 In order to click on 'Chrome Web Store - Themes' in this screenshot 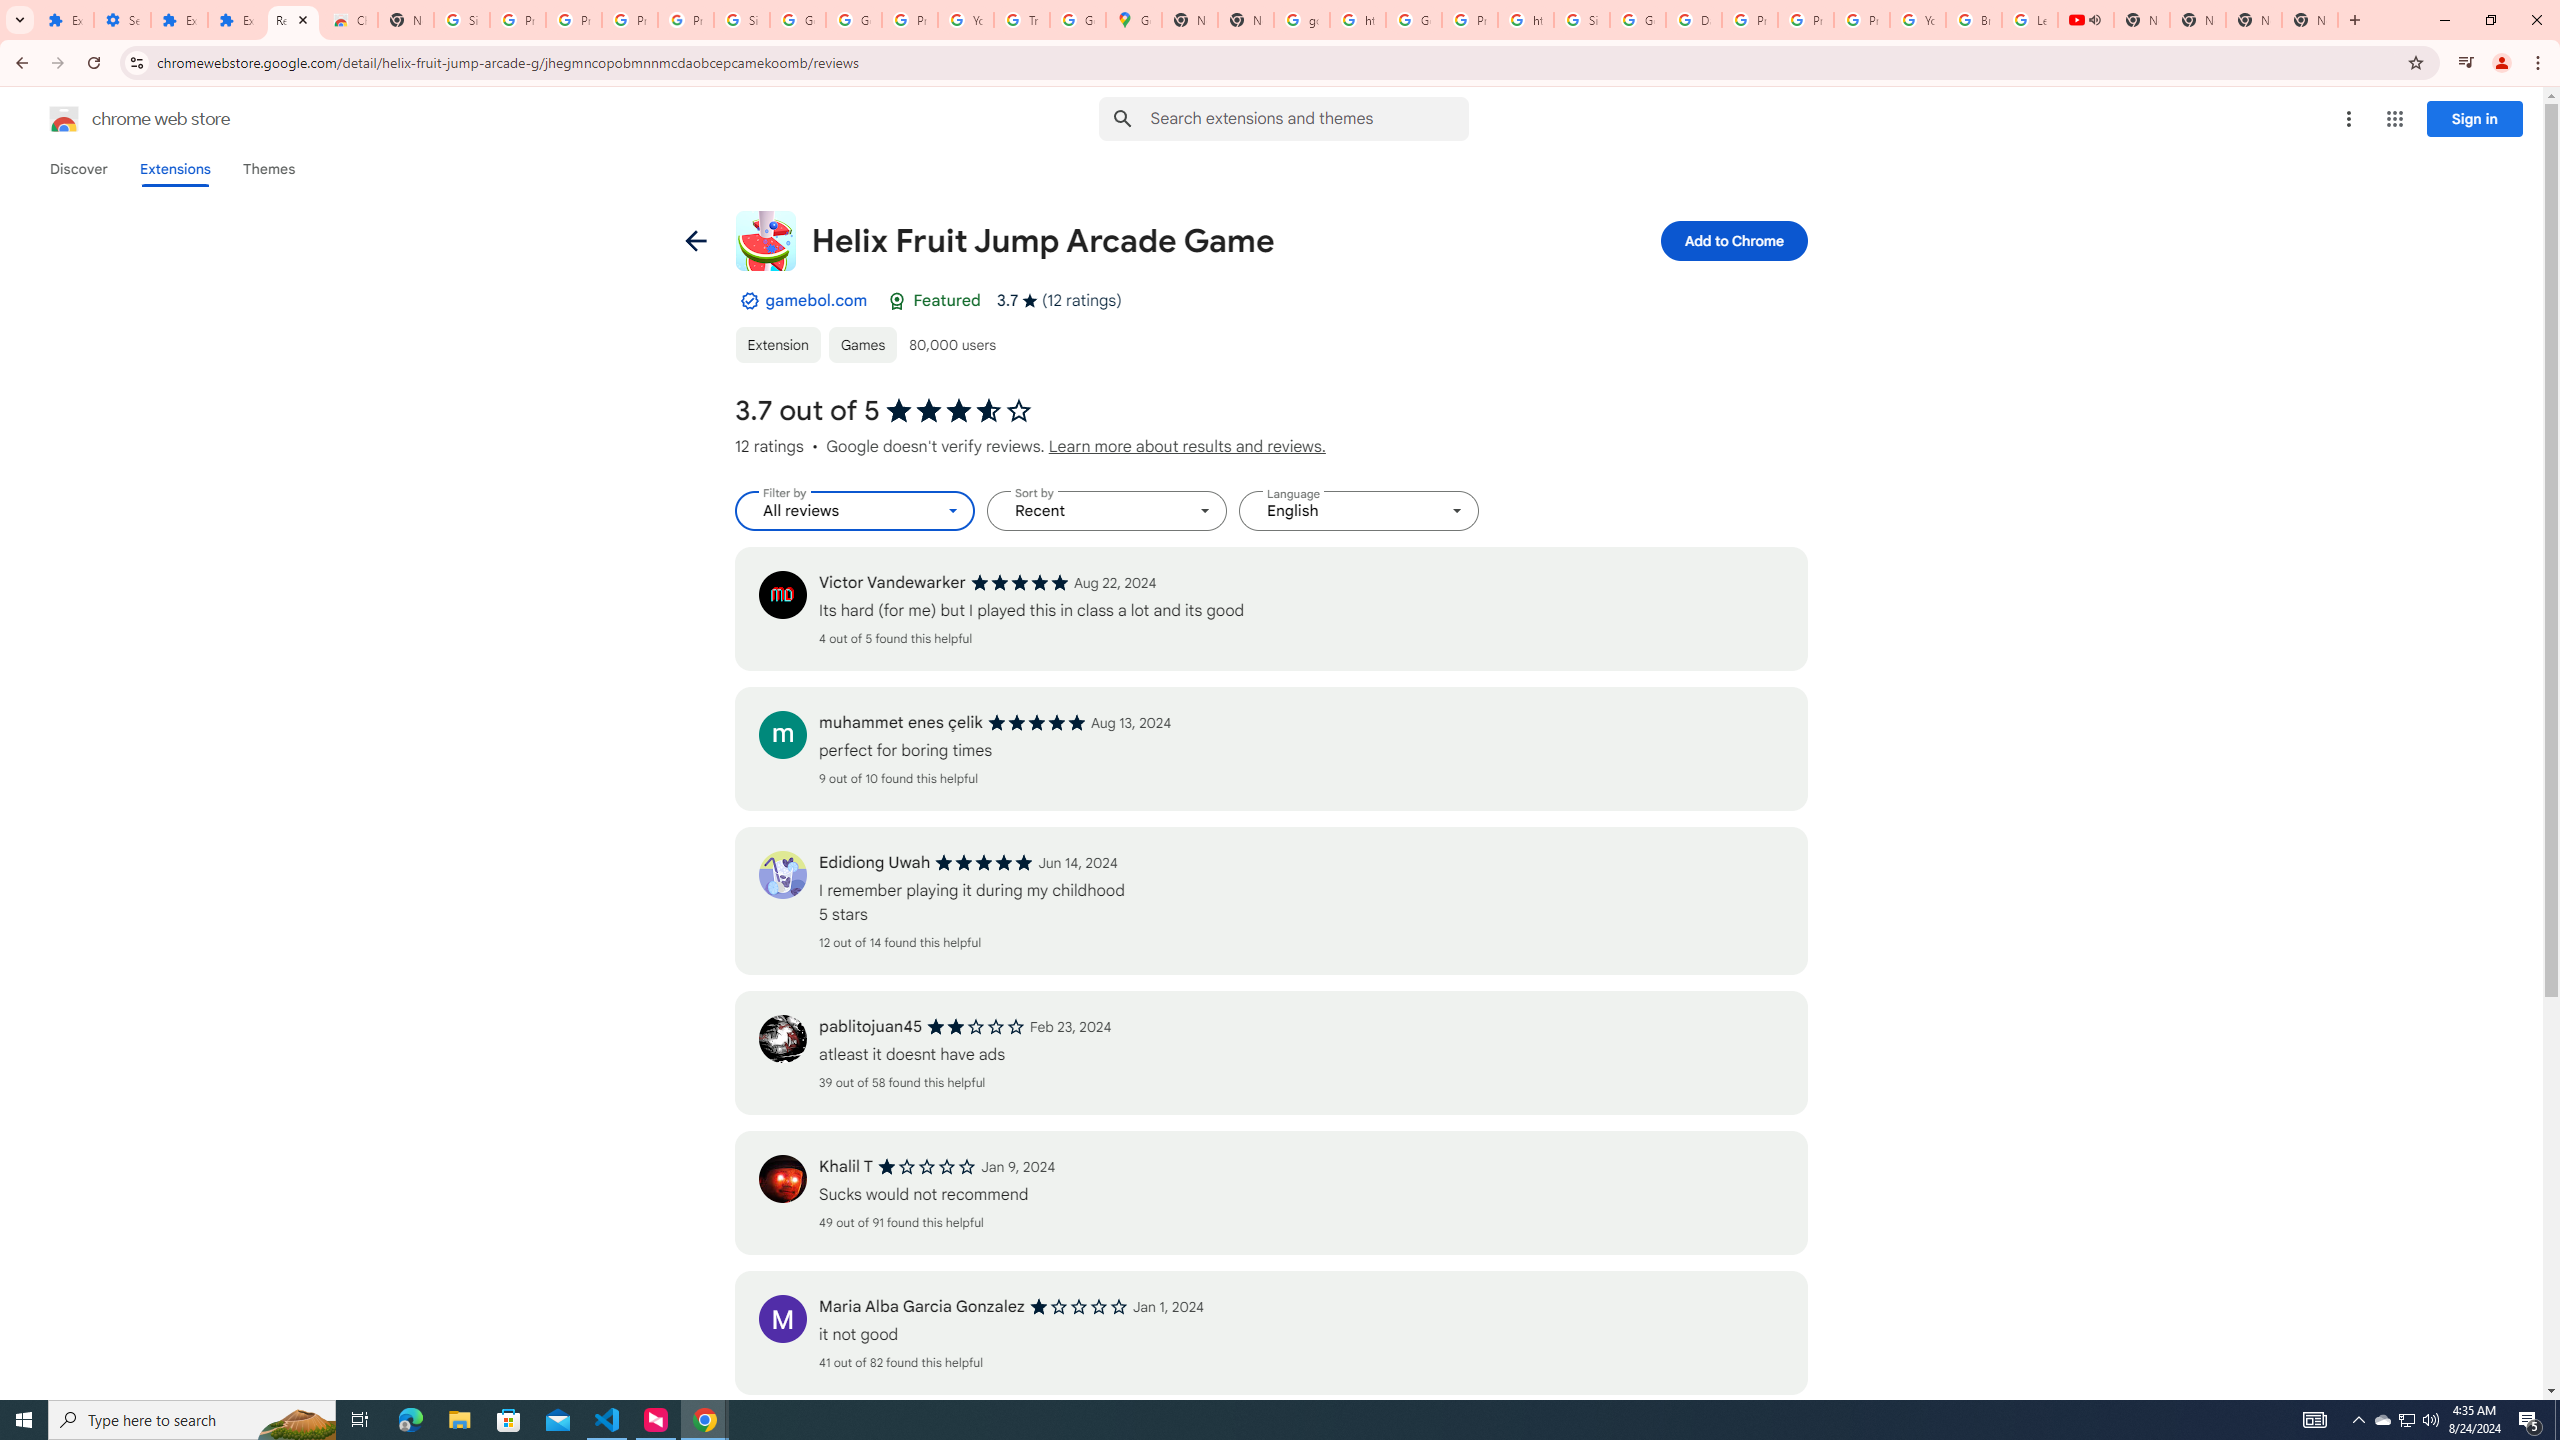, I will do `click(348, 19)`.